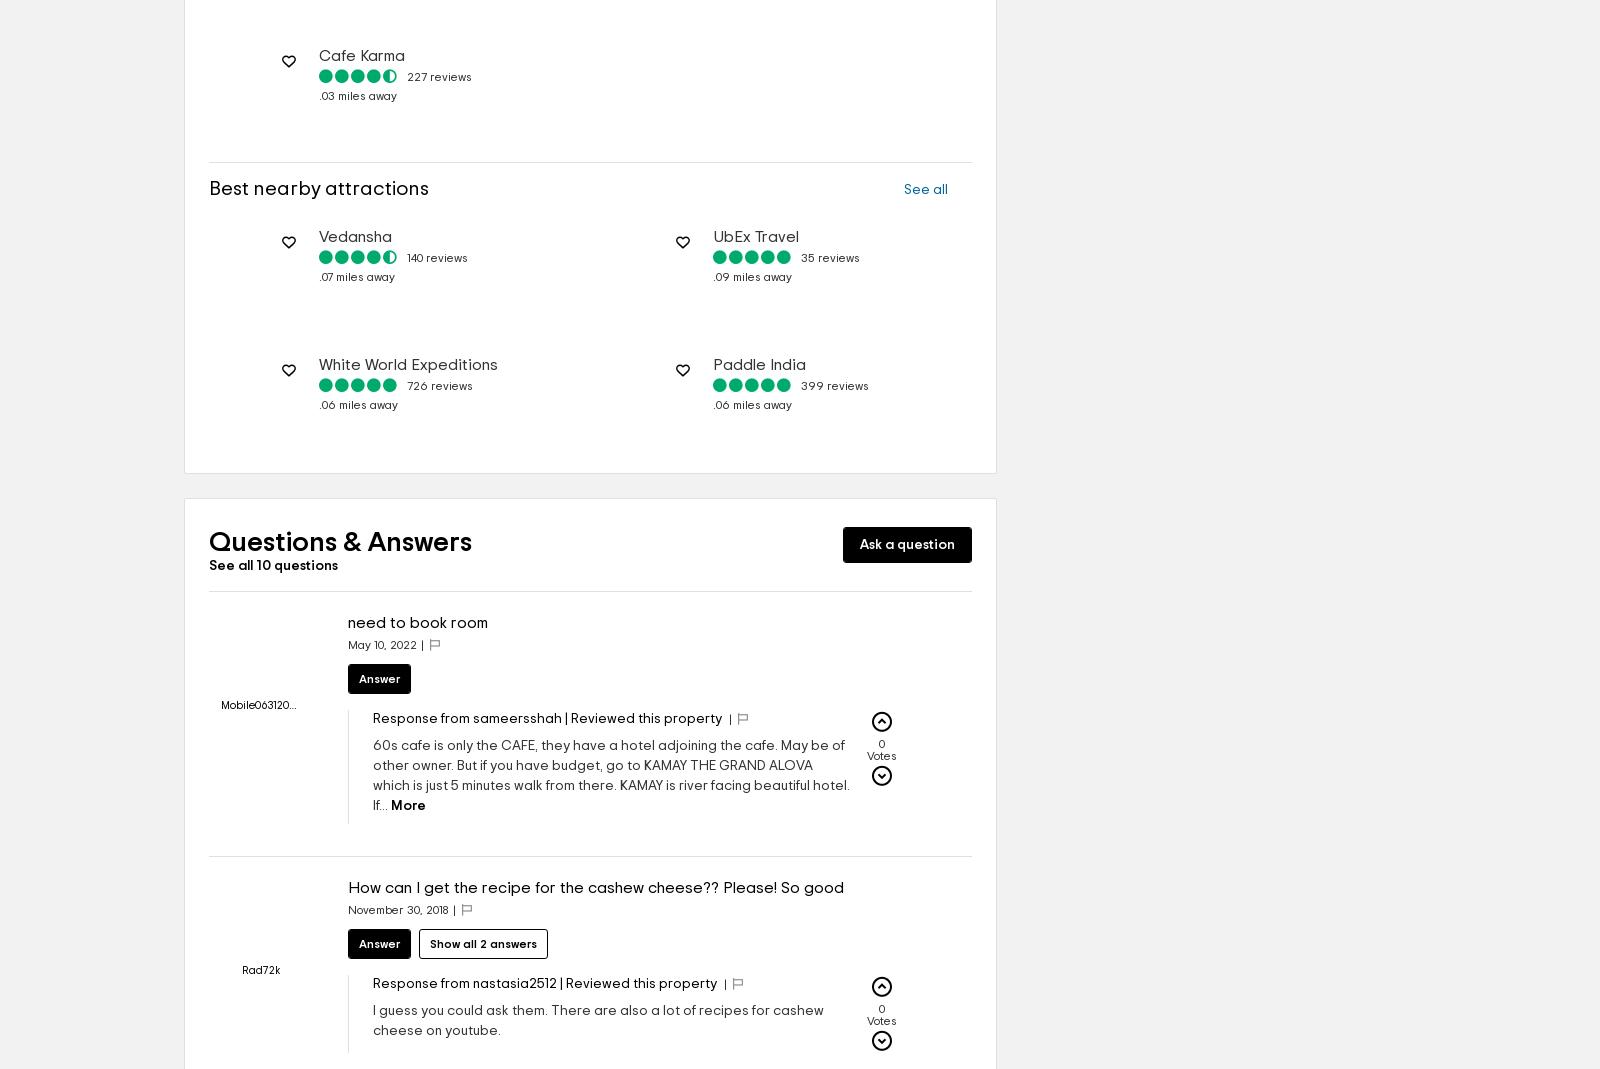 The image size is (1600, 1069). What do you see at coordinates (832, 386) in the screenshot?
I see `'399 reviews'` at bounding box center [832, 386].